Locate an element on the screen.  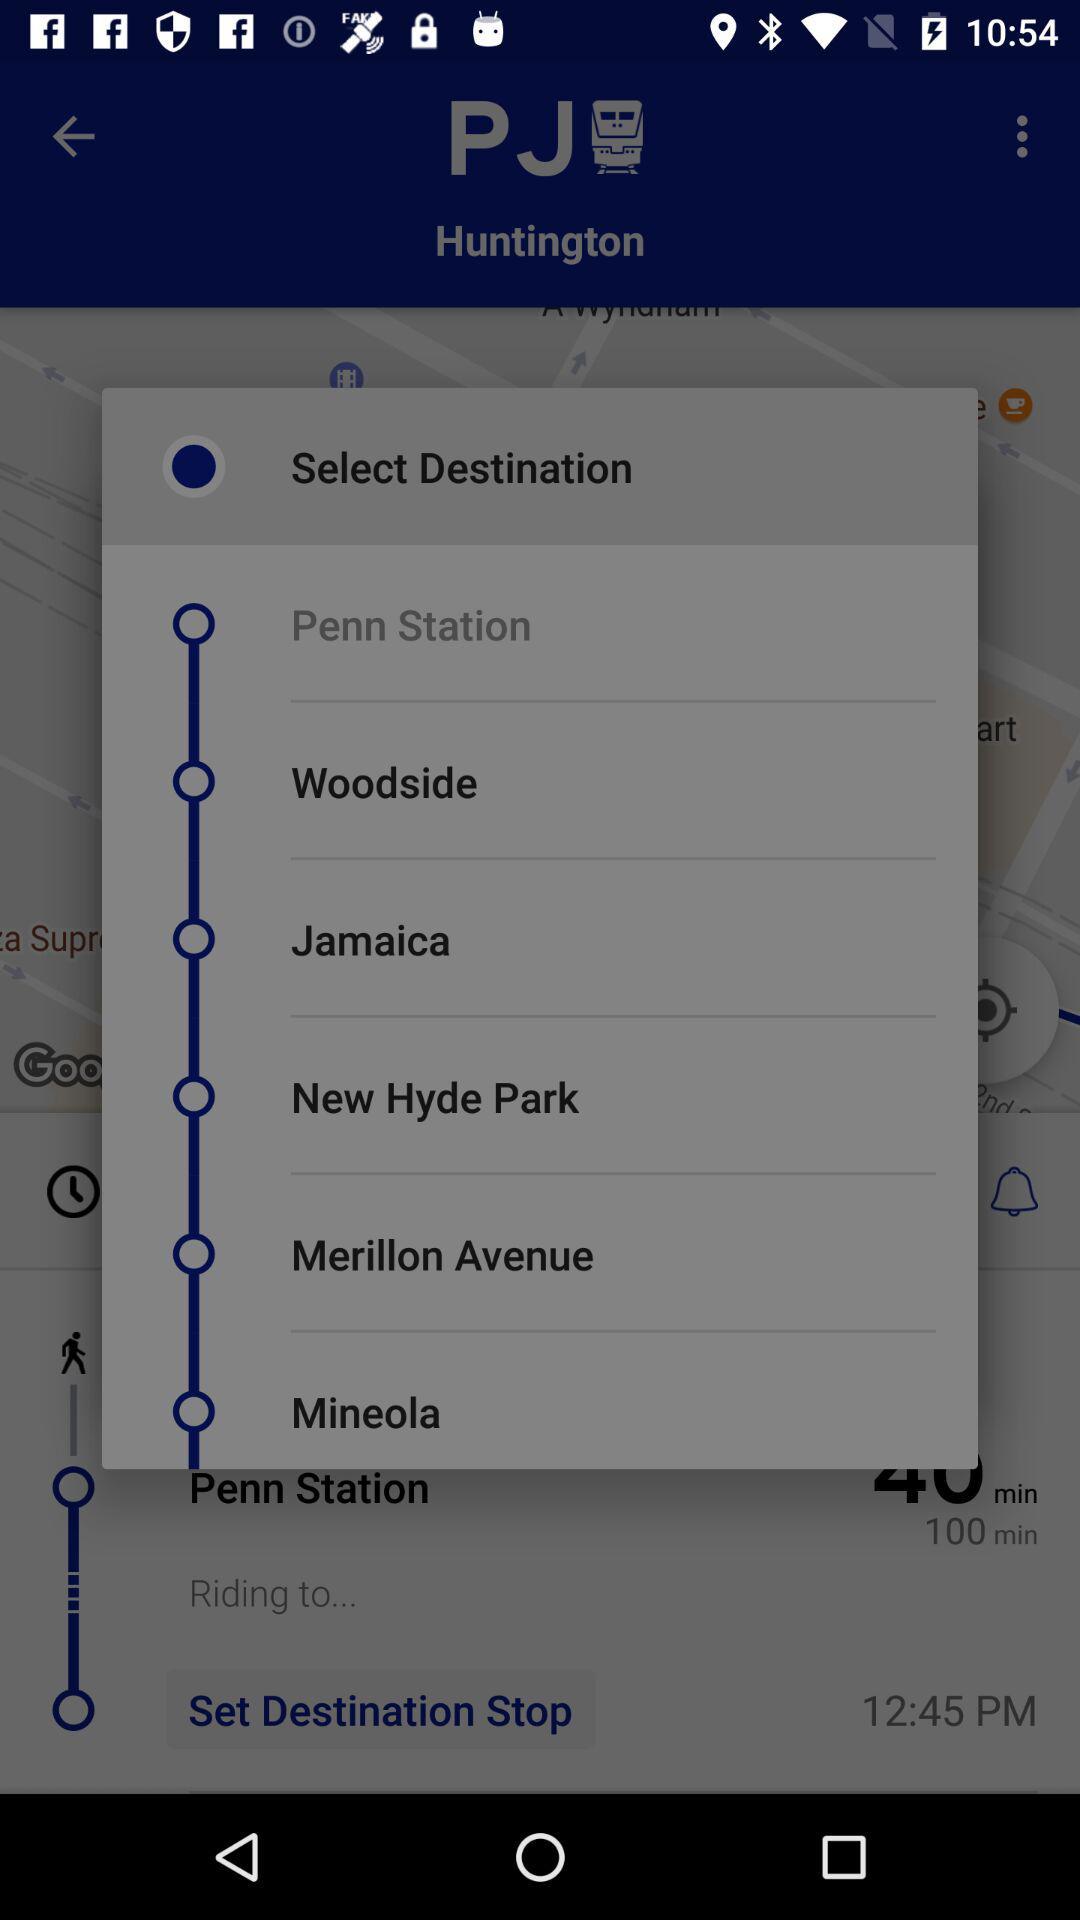
the item above new hyde park icon is located at coordinates (612, 1016).